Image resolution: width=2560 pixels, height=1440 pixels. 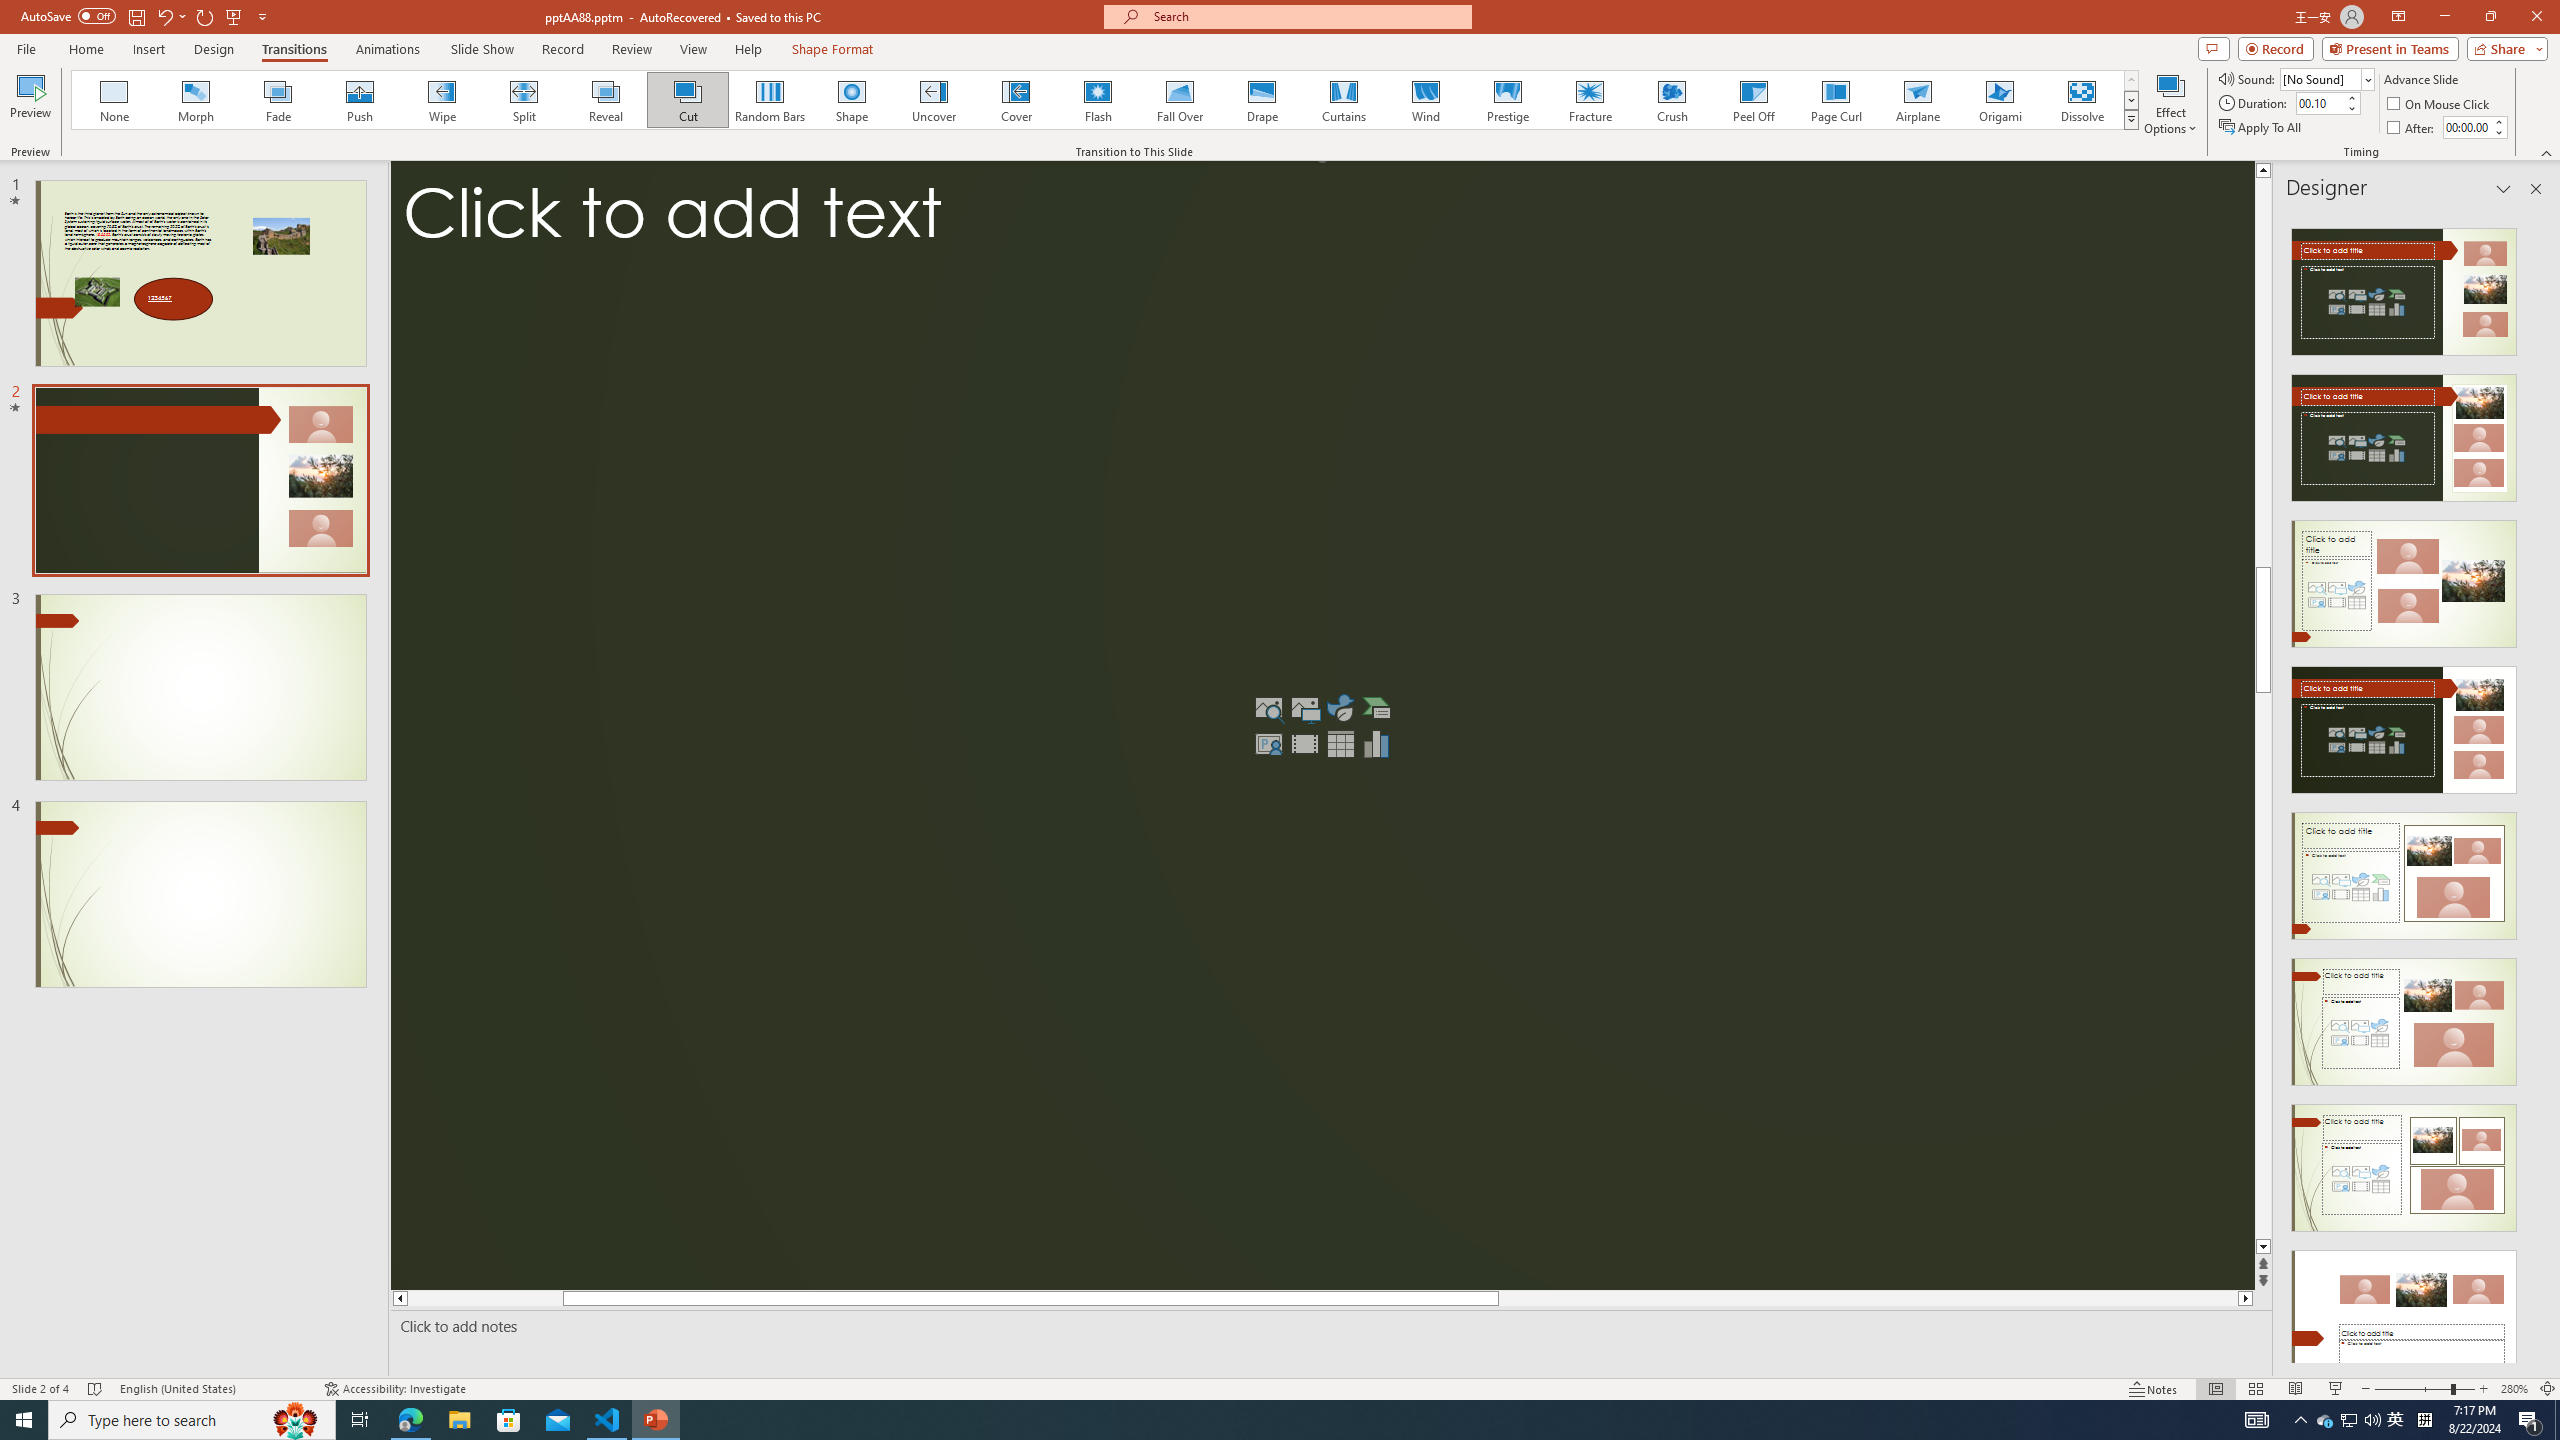 What do you see at coordinates (2131, 118) in the screenshot?
I see `'Transition Effects'` at bounding box center [2131, 118].